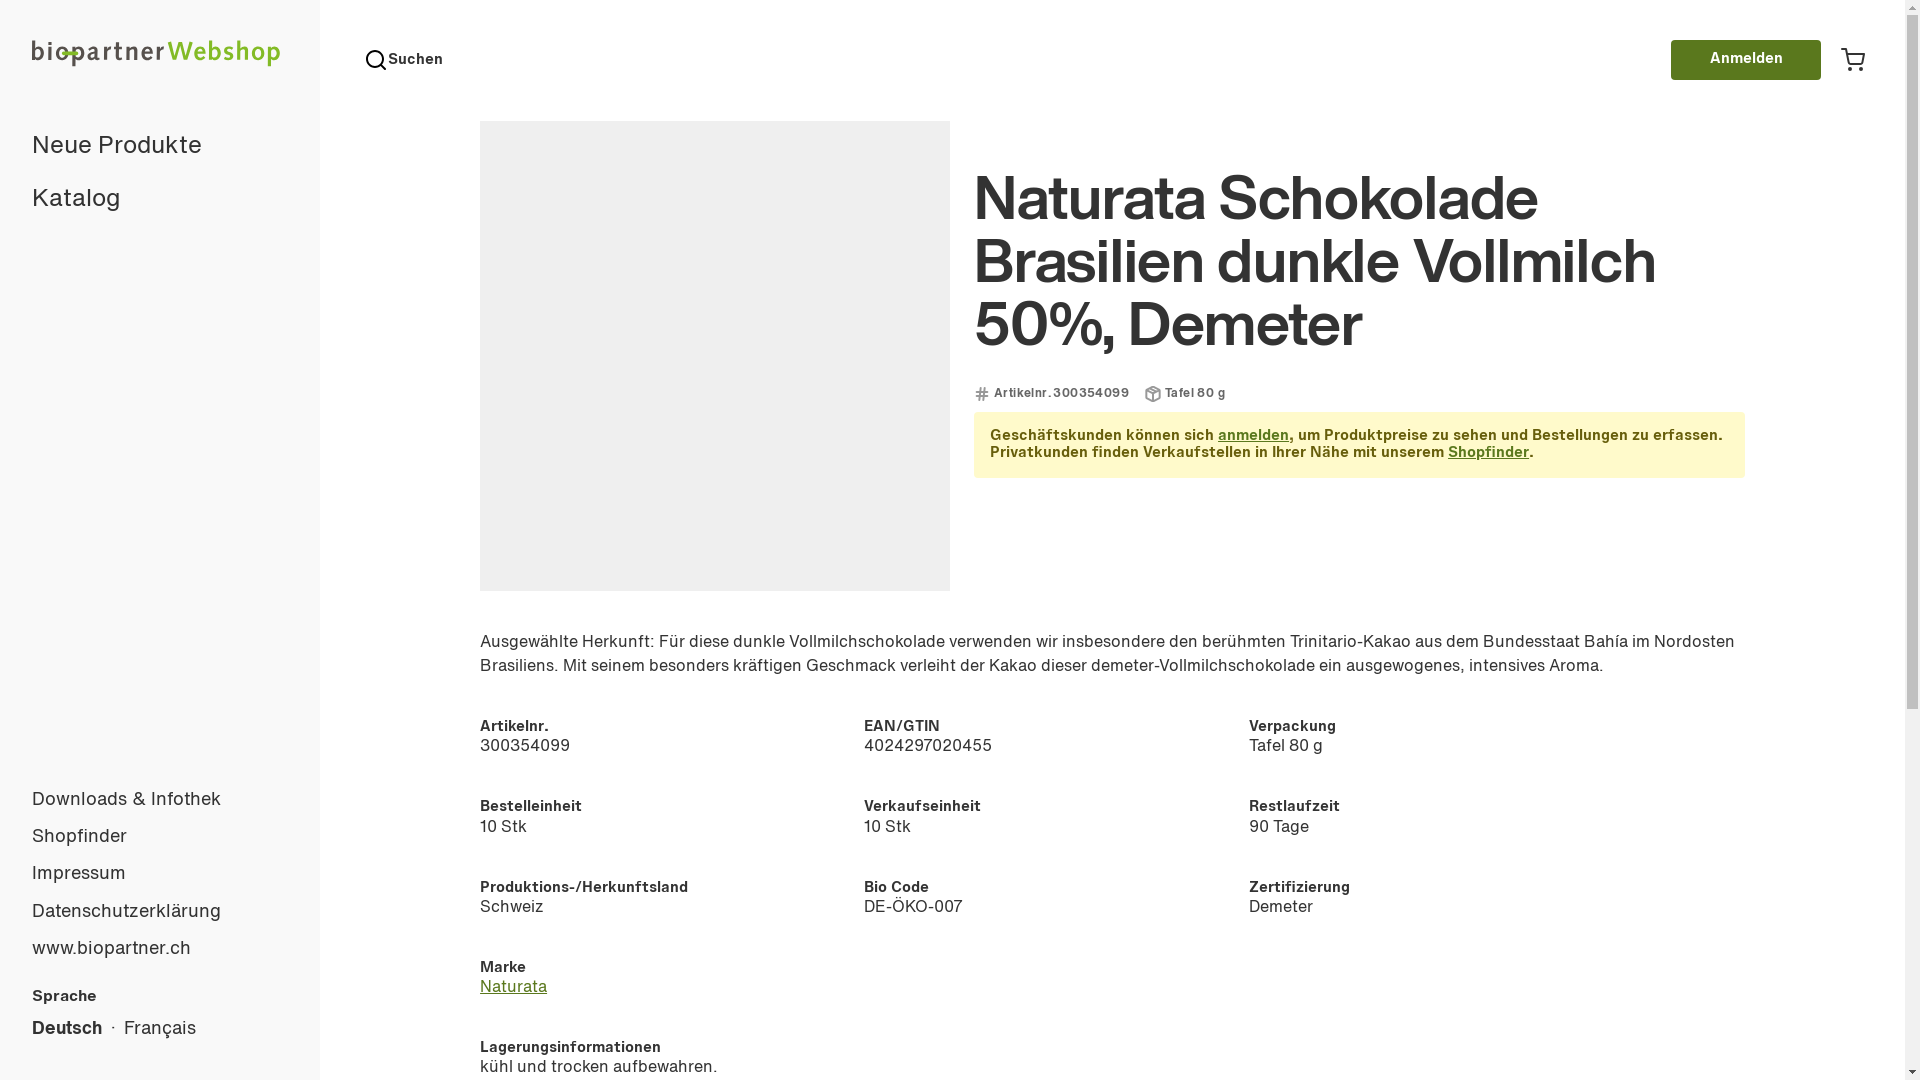 The height and width of the screenshot is (1080, 1920). Describe the element at coordinates (1488, 453) in the screenshot. I see `'Shopfinder'` at that location.